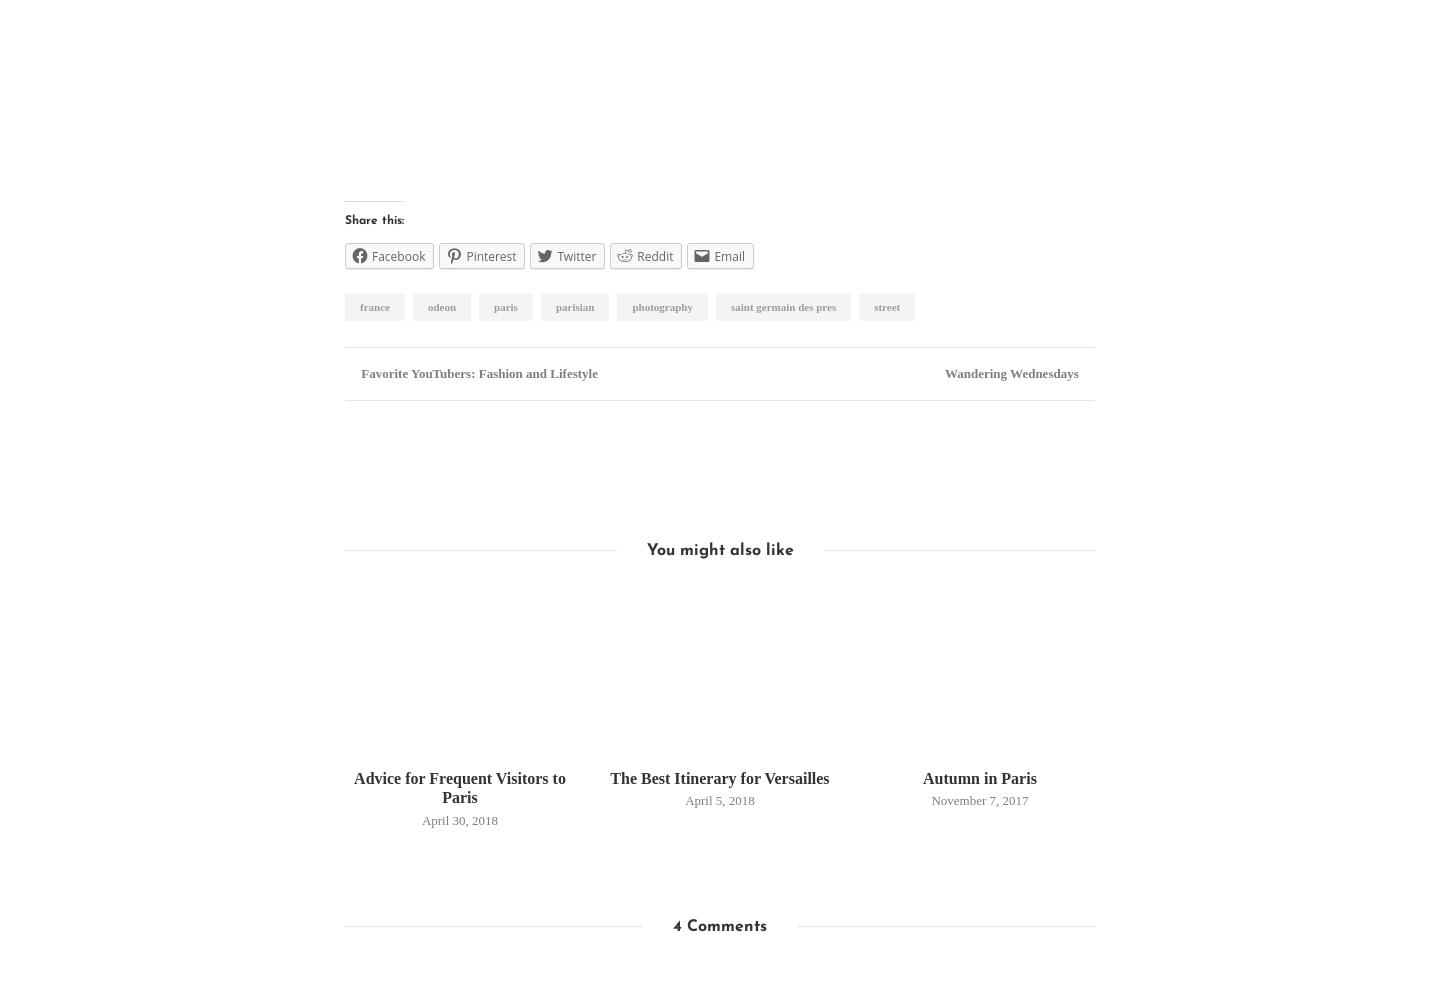 The width and height of the screenshot is (1440, 987). I want to click on 'Advice for Frequent Visitors to Paris', so click(459, 788).